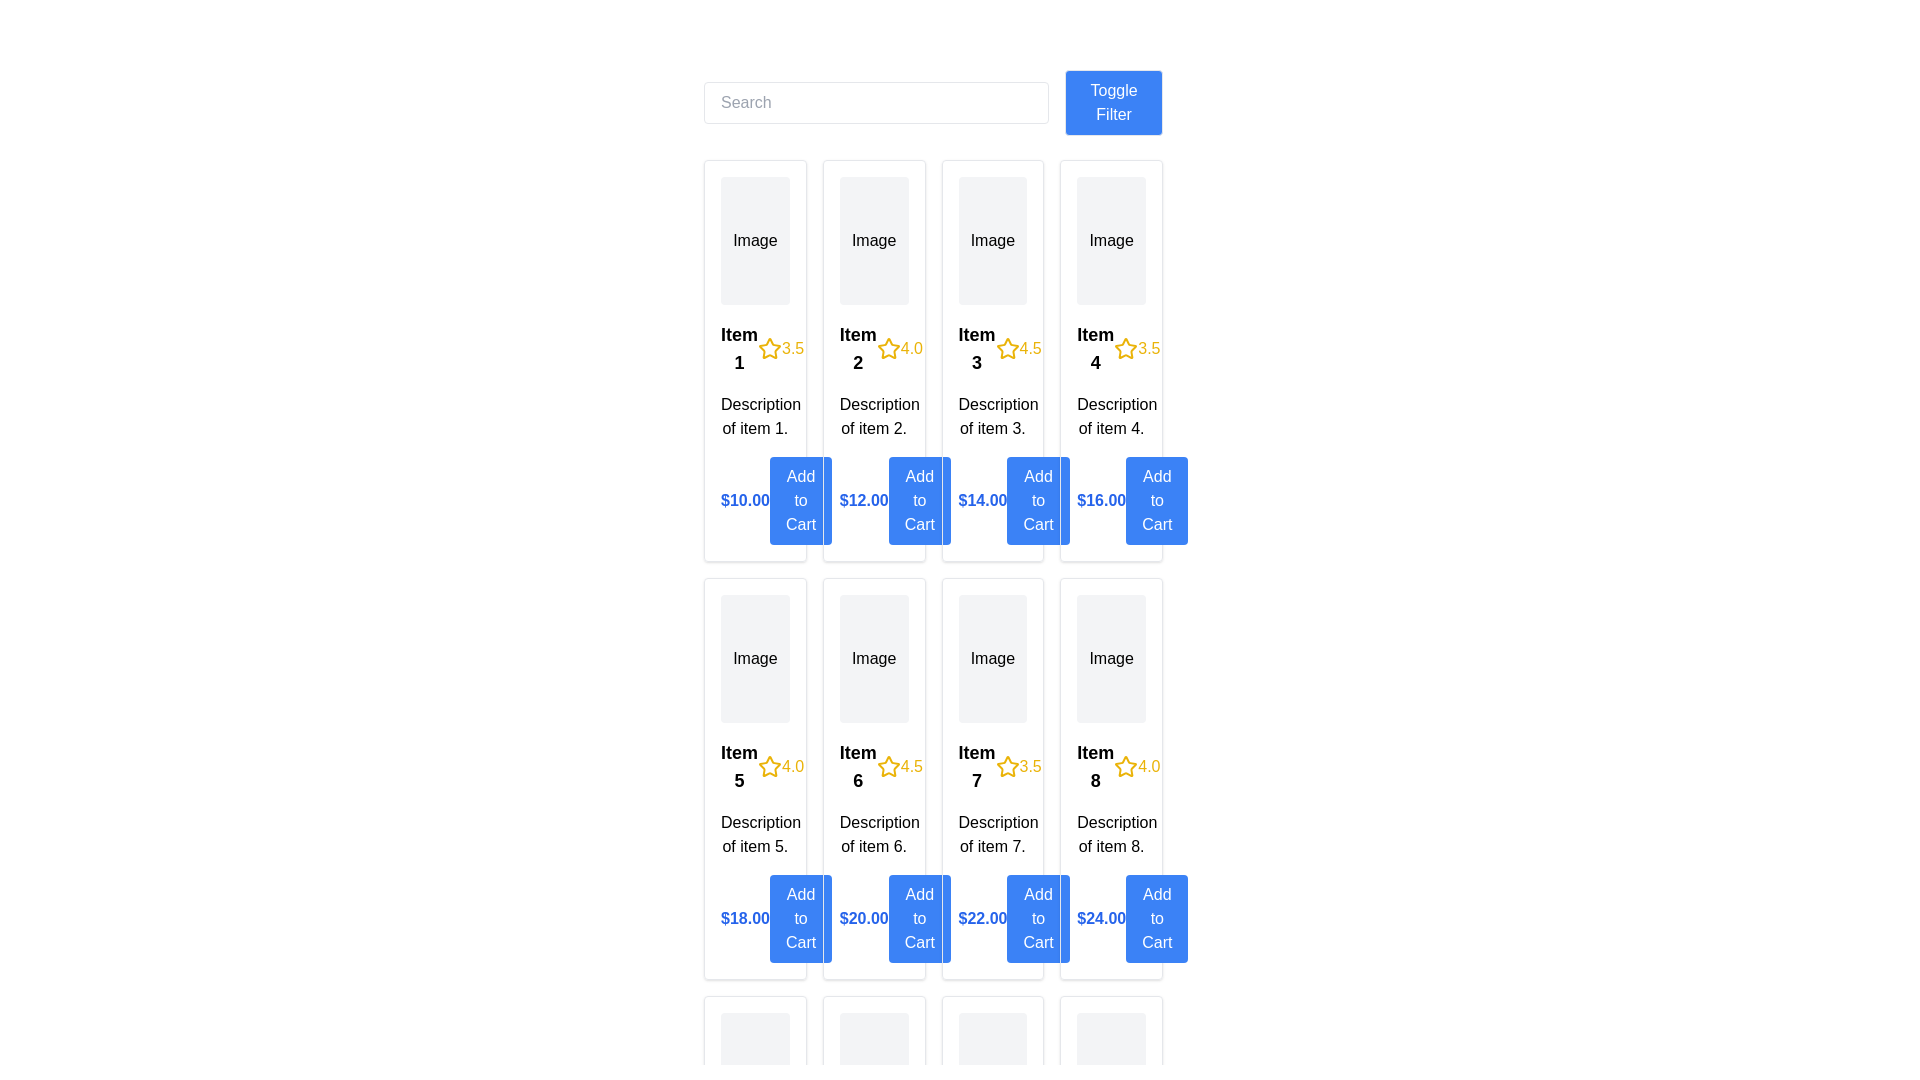 The width and height of the screenshot is (1920, 1080). I want to click on the fifth product card in the grid layout, so click(754, 778).